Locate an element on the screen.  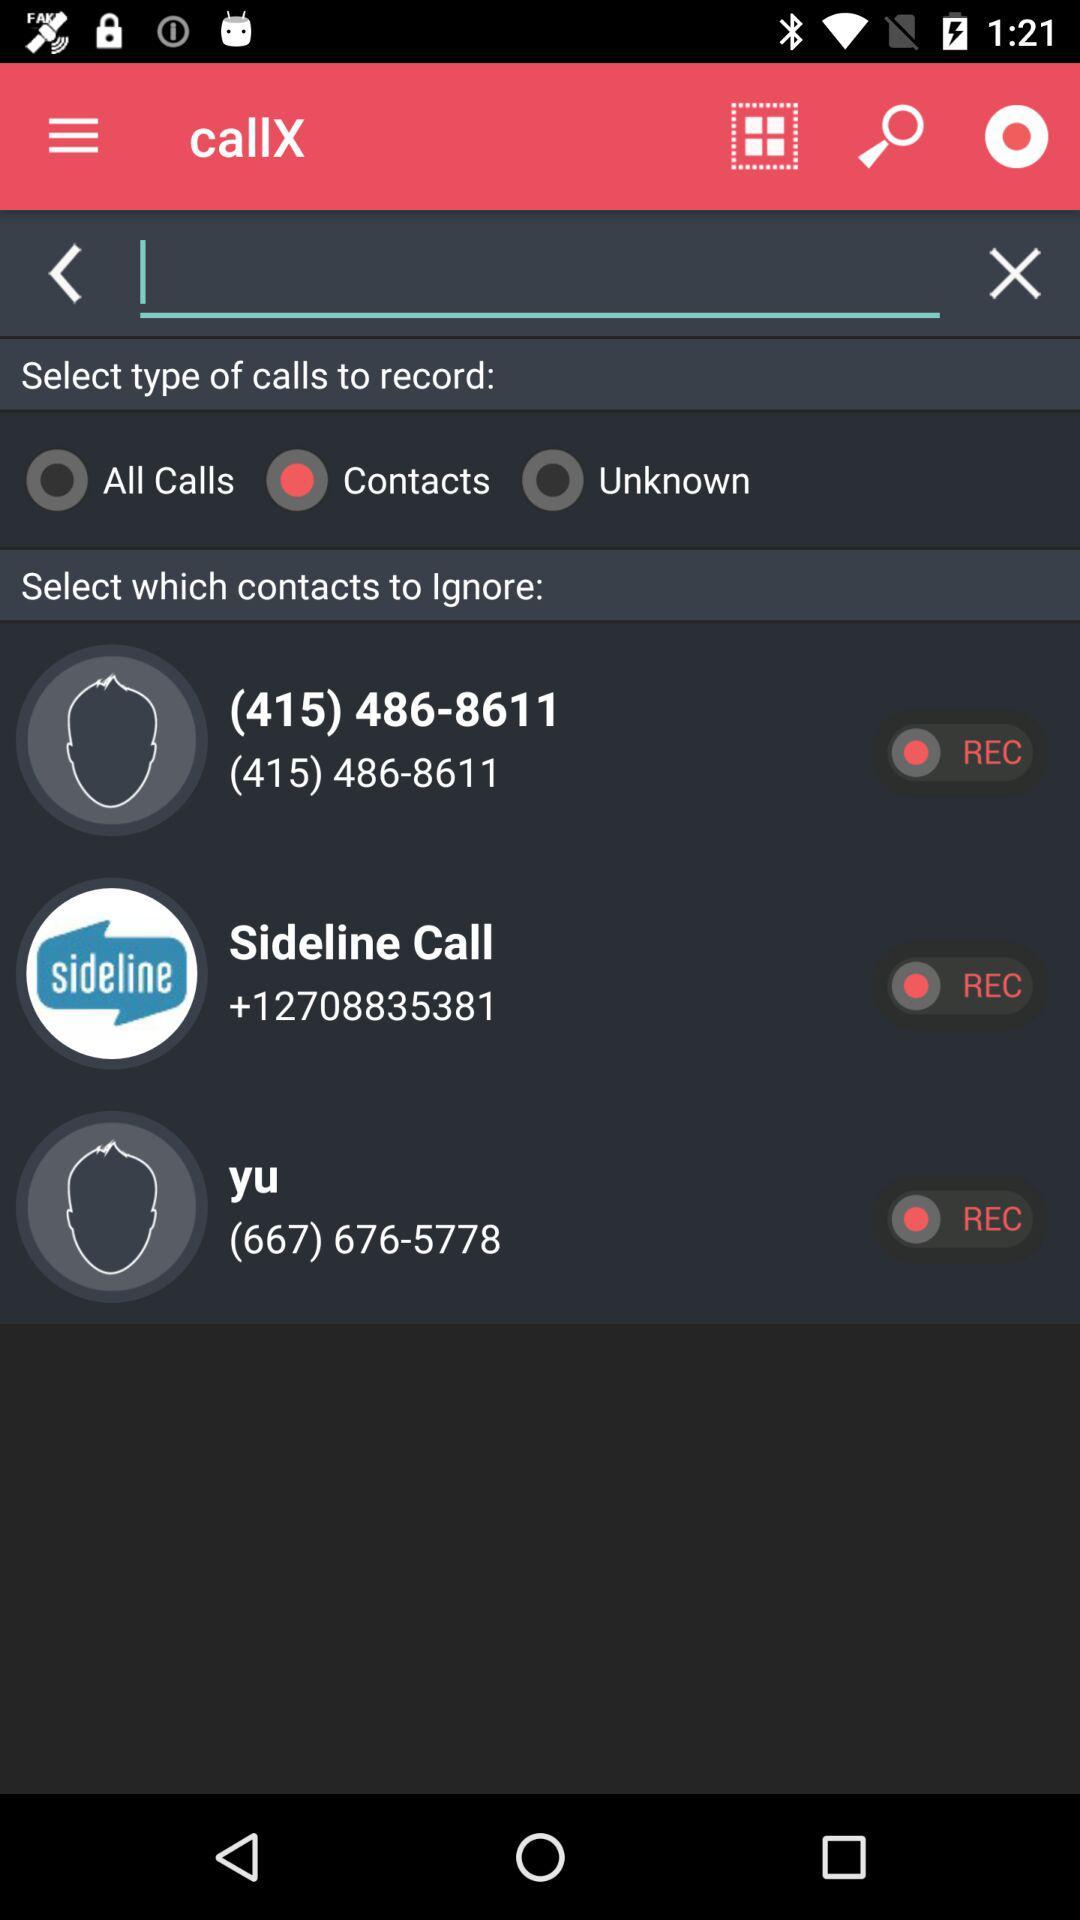
item next to the callx icon is located at coordinates (72, 135).